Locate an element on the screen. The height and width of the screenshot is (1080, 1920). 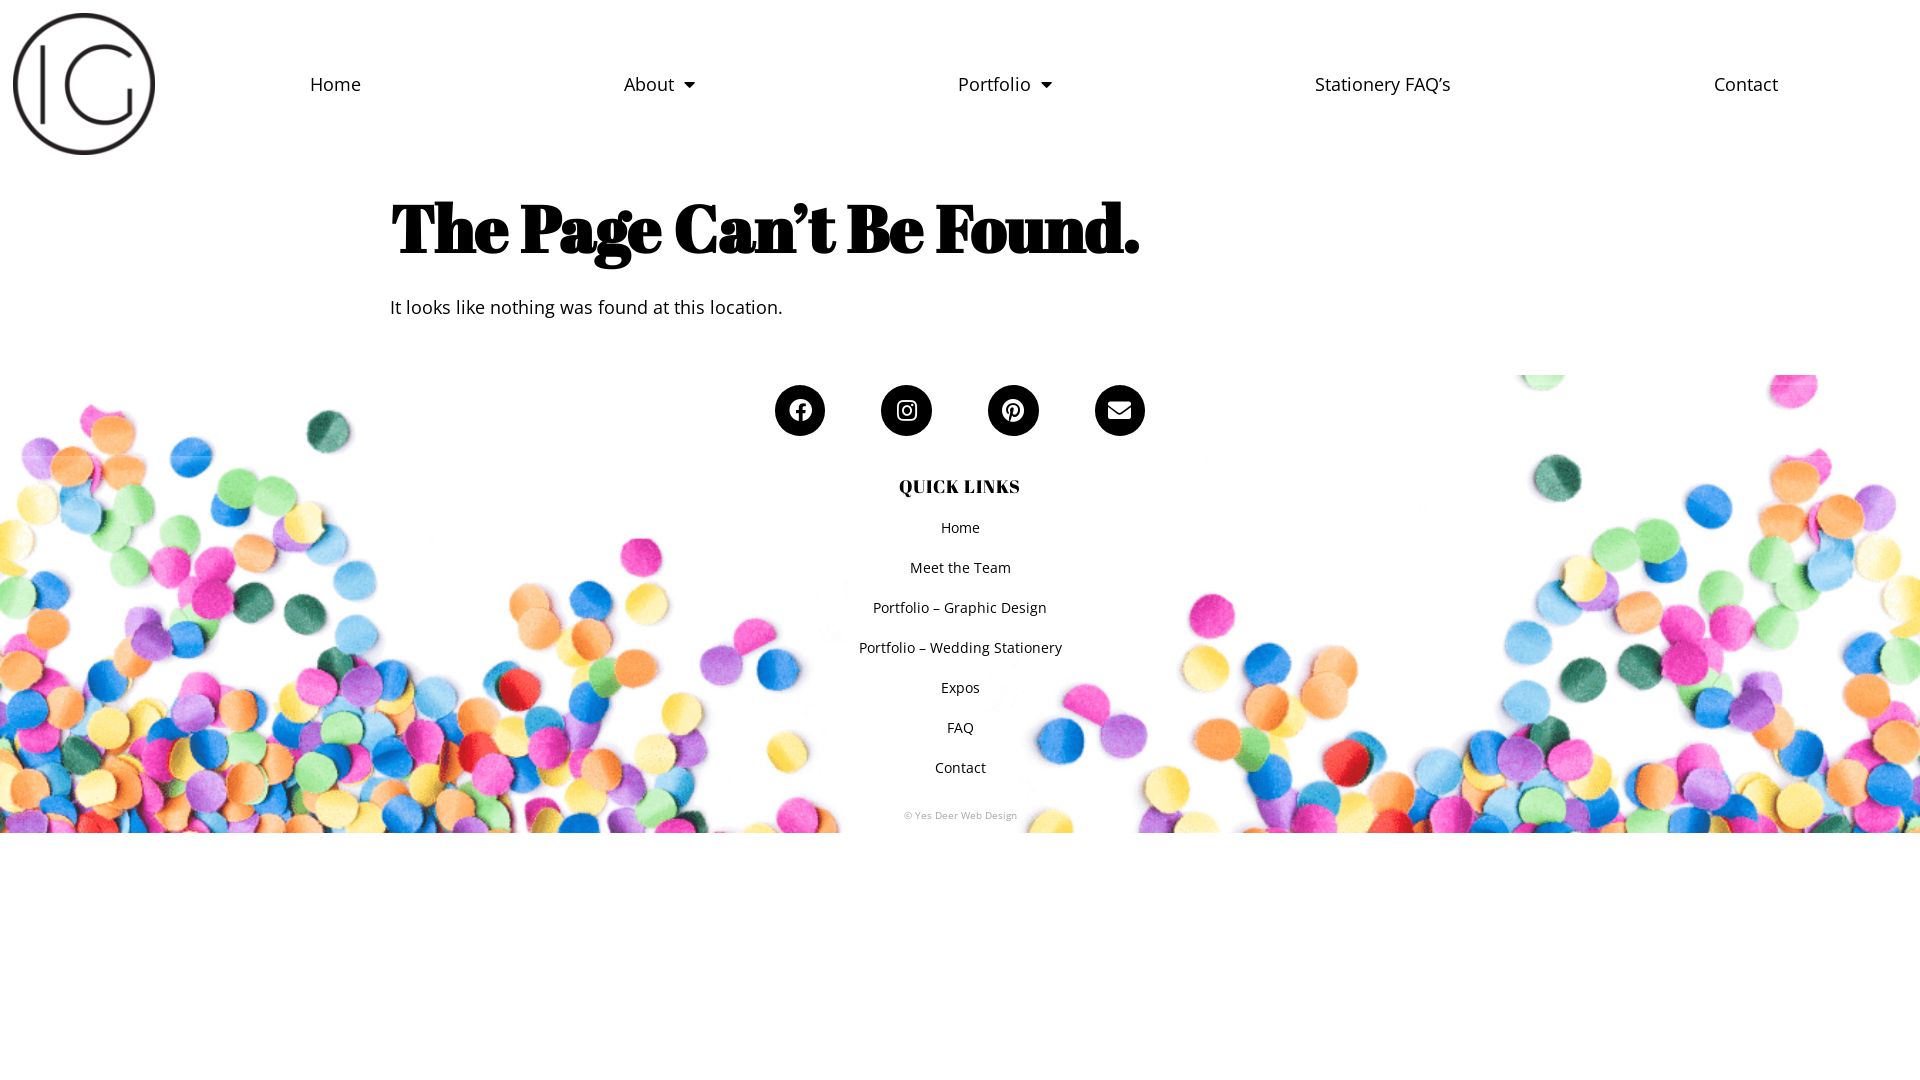
'FAQ' is located at coordinates (960, 728).